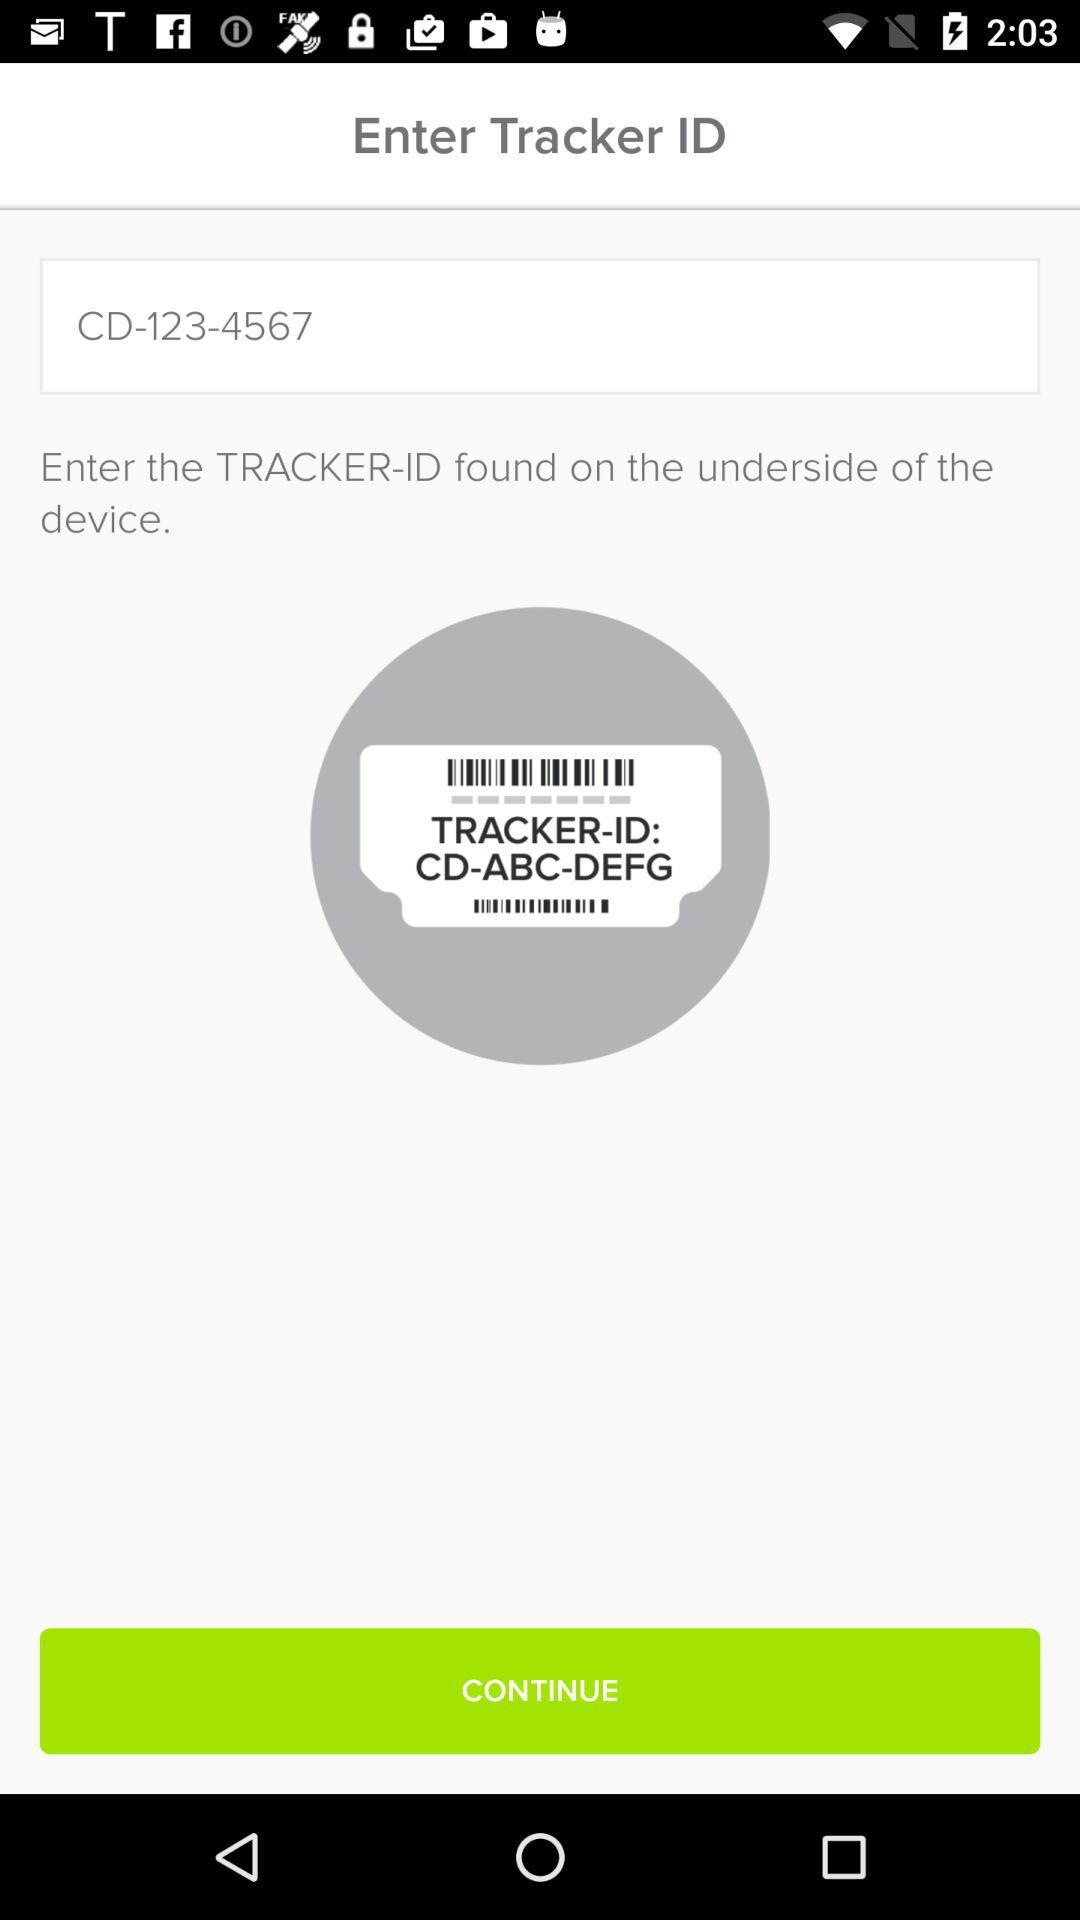 This screenshot has height=1920, width=1080. Describe the element at coordinates (540, 1690) in the screenshot. I see `continue icon` at that location.